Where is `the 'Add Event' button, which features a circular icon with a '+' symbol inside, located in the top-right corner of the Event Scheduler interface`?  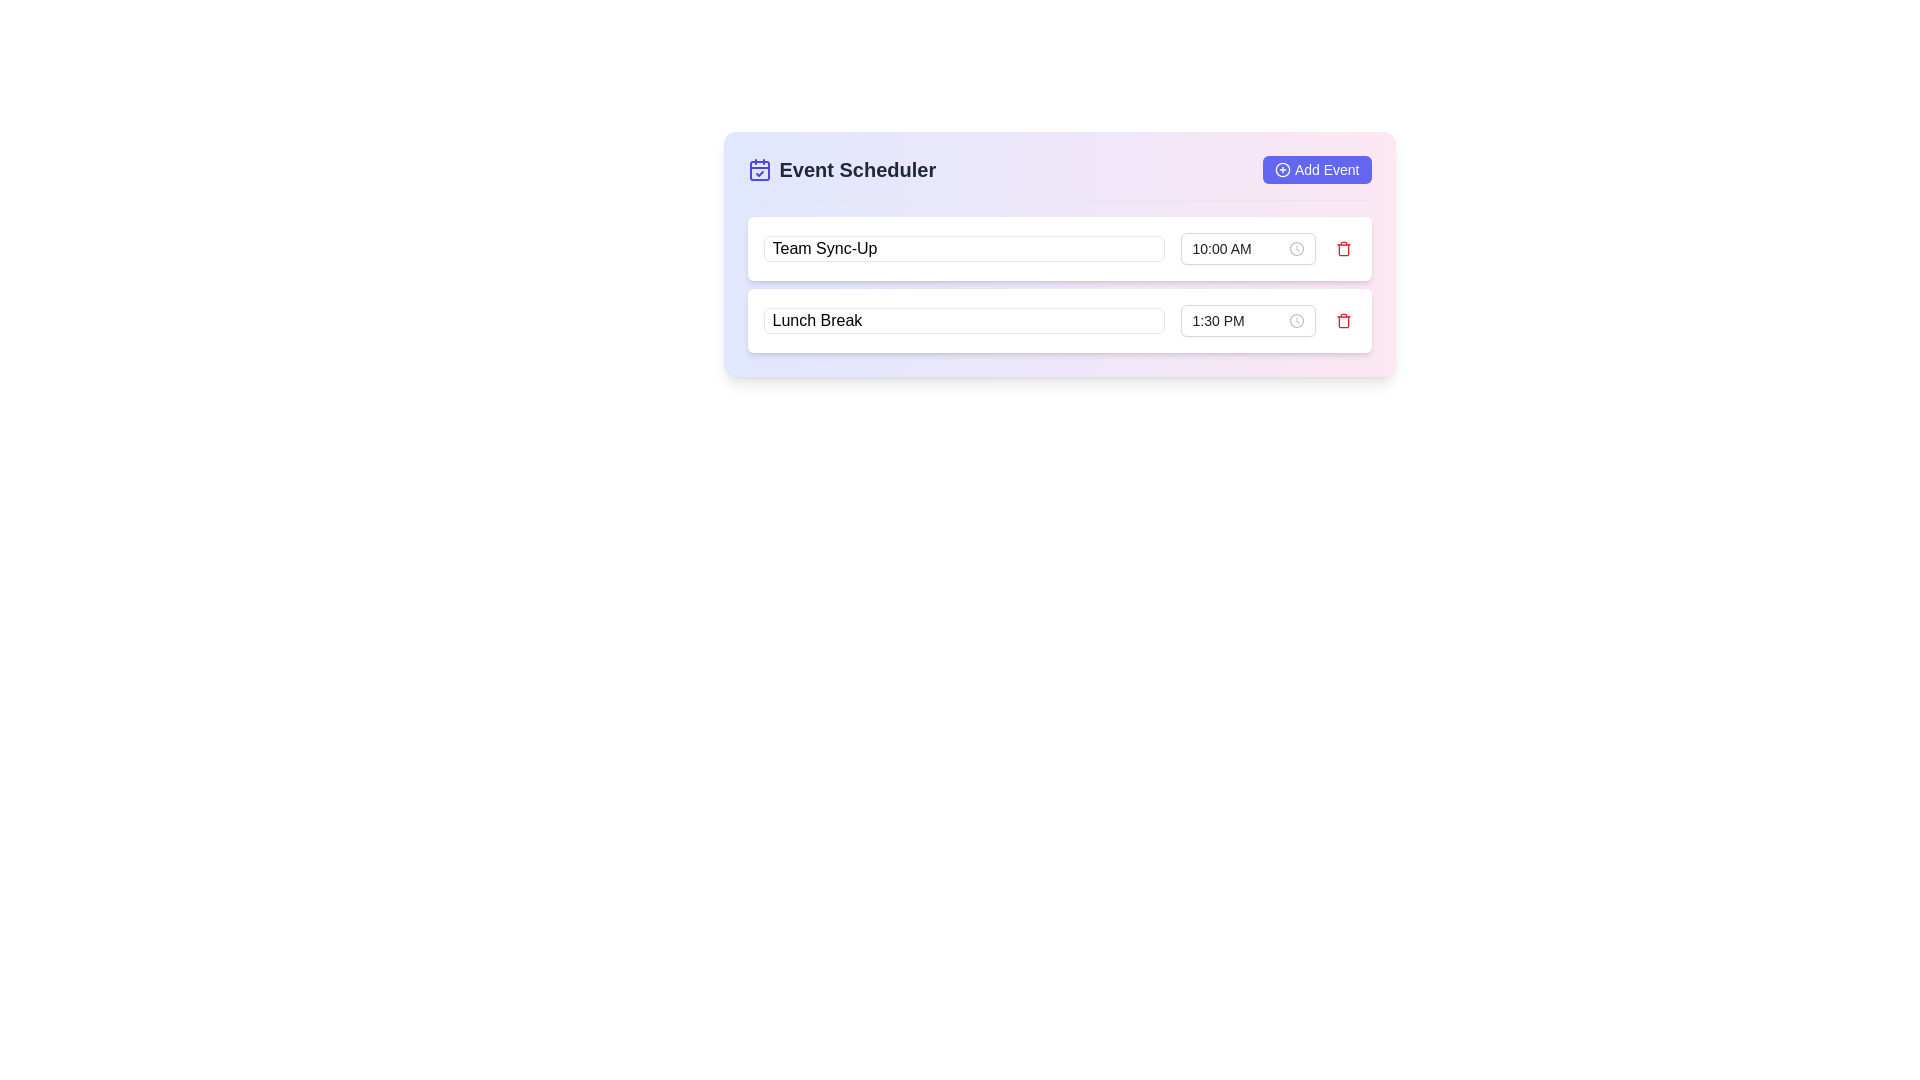 the 'Add Event' button, which features a circular icon with a '+' symbol inside, located in the top-right corner of the Event Scheduler interface is located at coordinates (1282, 168).